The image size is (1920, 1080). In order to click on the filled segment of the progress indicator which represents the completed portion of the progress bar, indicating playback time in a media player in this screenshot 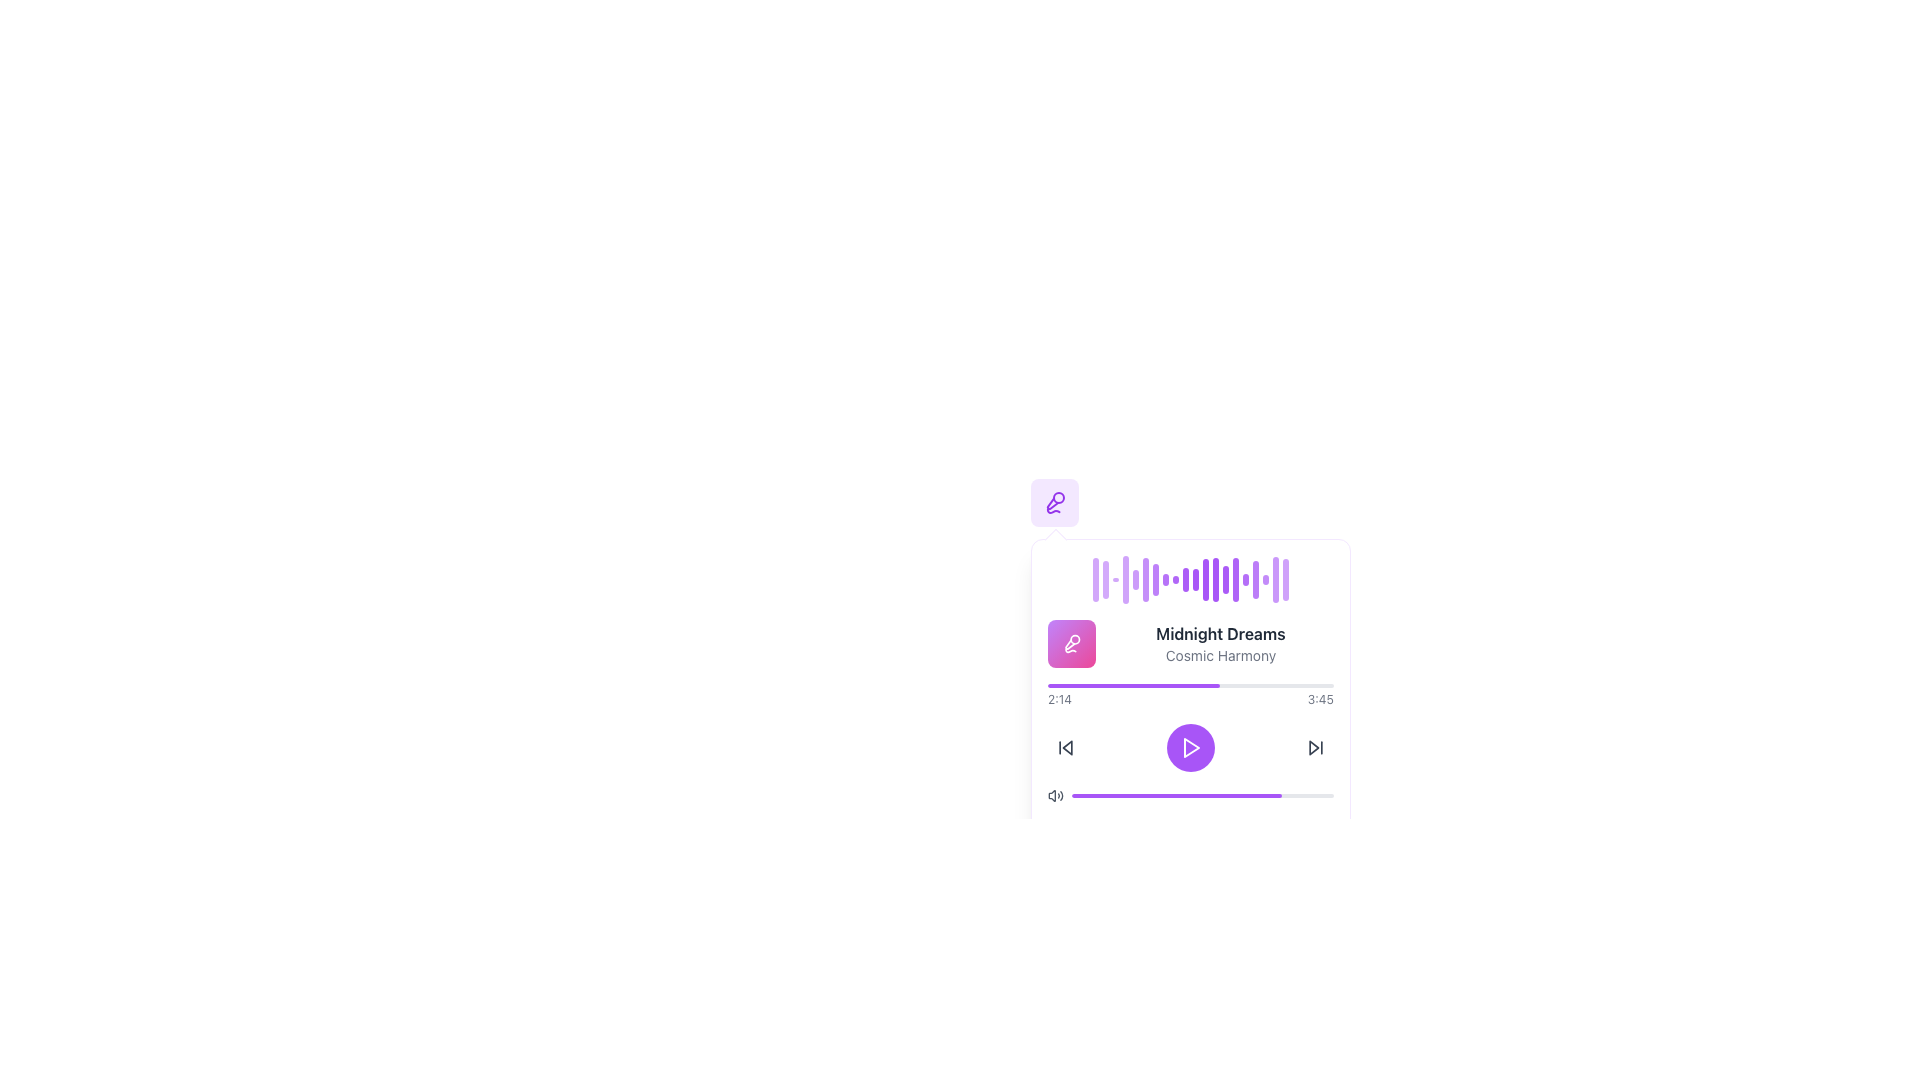, I will do `click(1133, 685)`.